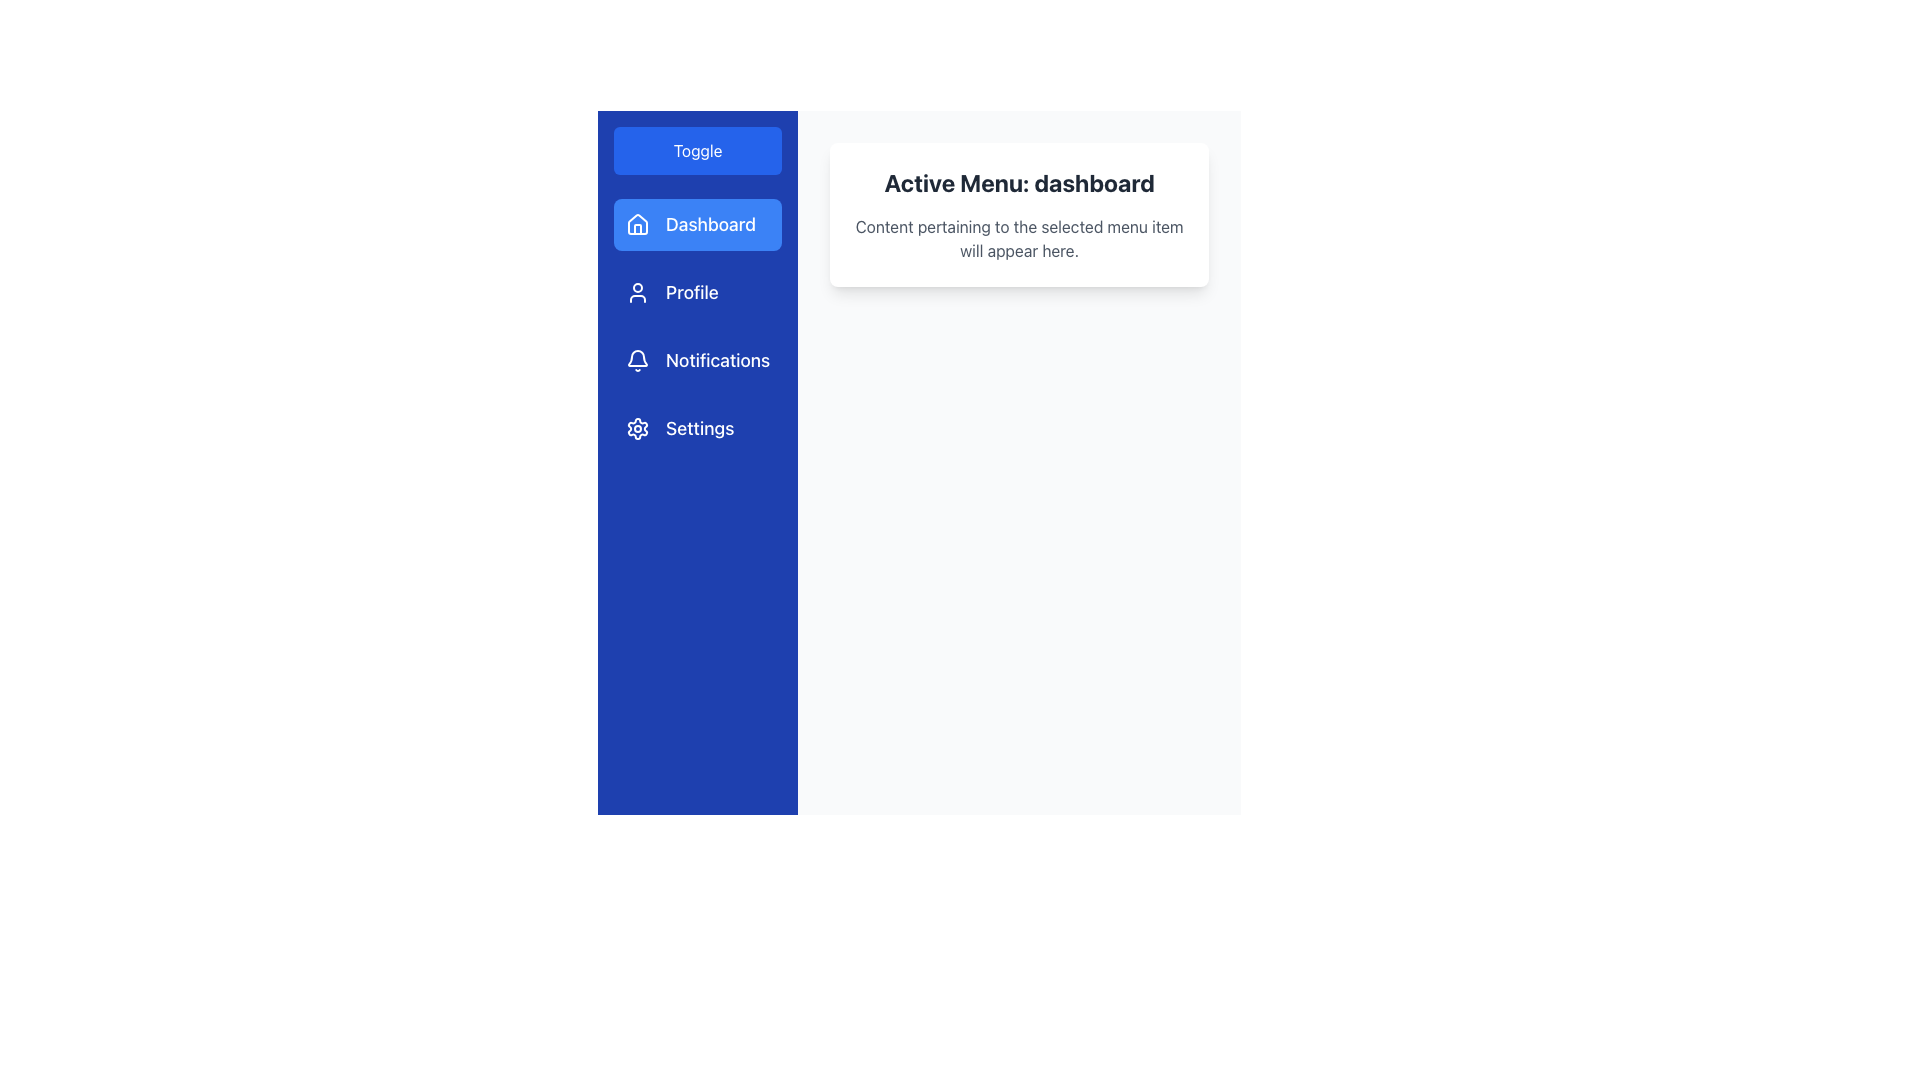 The image size is (1920, 1080). What do you see at coordinates (718, 361) in the screenshot?
I see `text content of the 'Notifications' label in the vertical navigation menu, which is bold and white on a blue background` at bounding box center [718, 361].